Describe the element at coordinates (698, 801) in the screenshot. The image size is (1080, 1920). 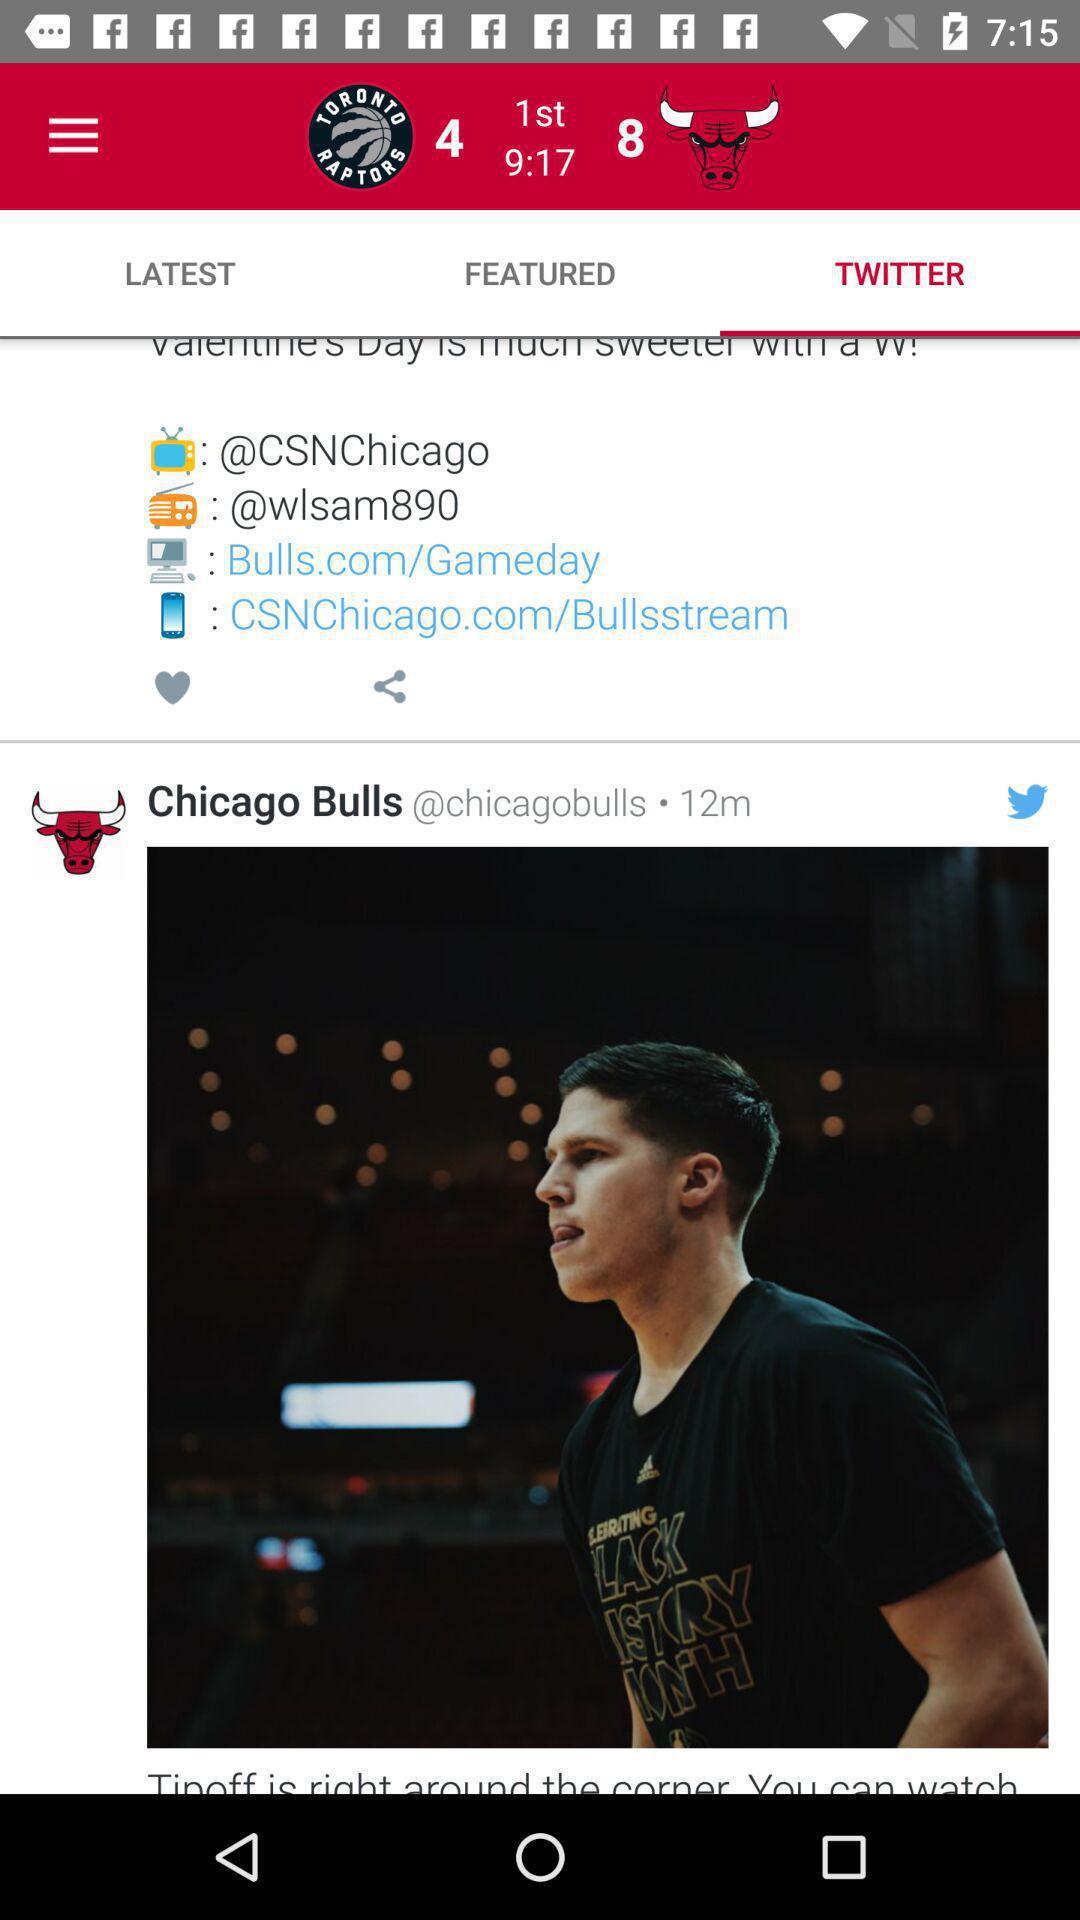
I see `icon next to the @chicagobulls` at that location.